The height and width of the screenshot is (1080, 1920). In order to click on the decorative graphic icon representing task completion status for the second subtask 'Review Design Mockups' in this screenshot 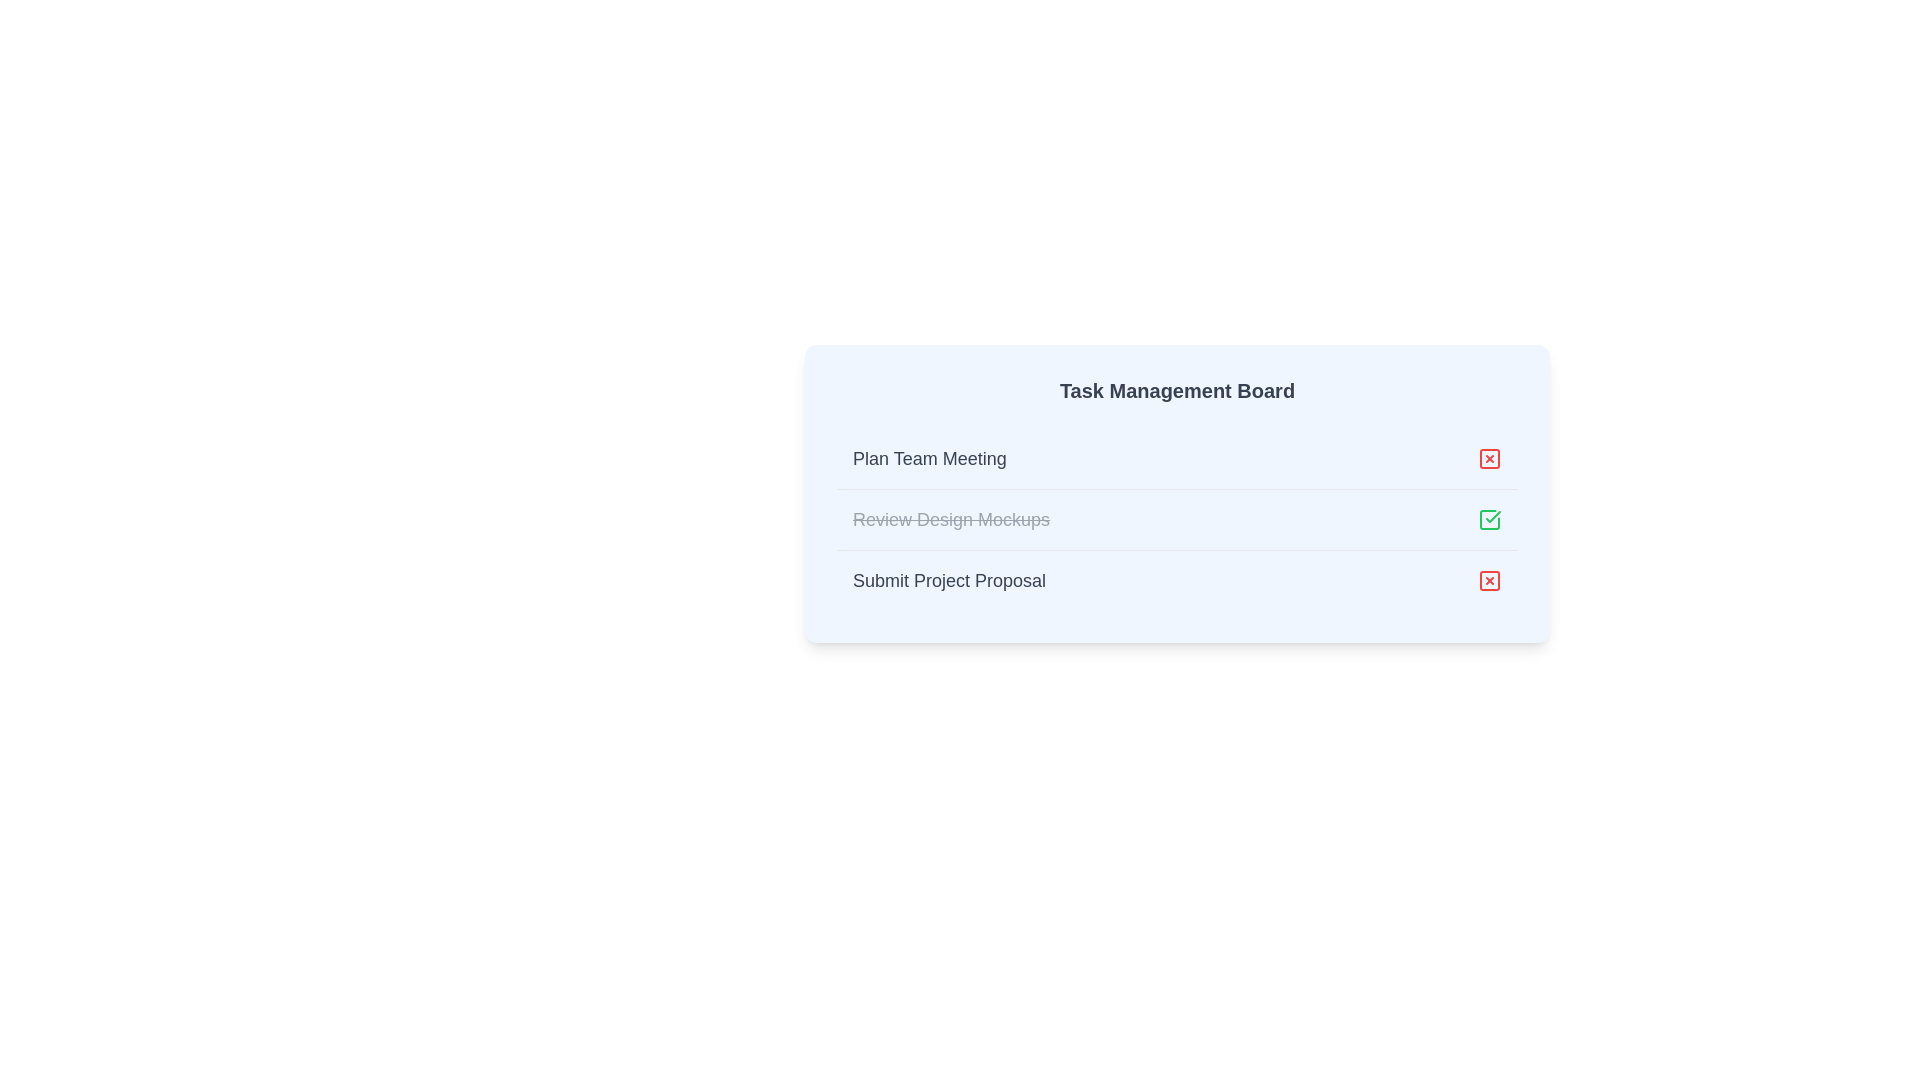, I will do `click(1489, 519)`.